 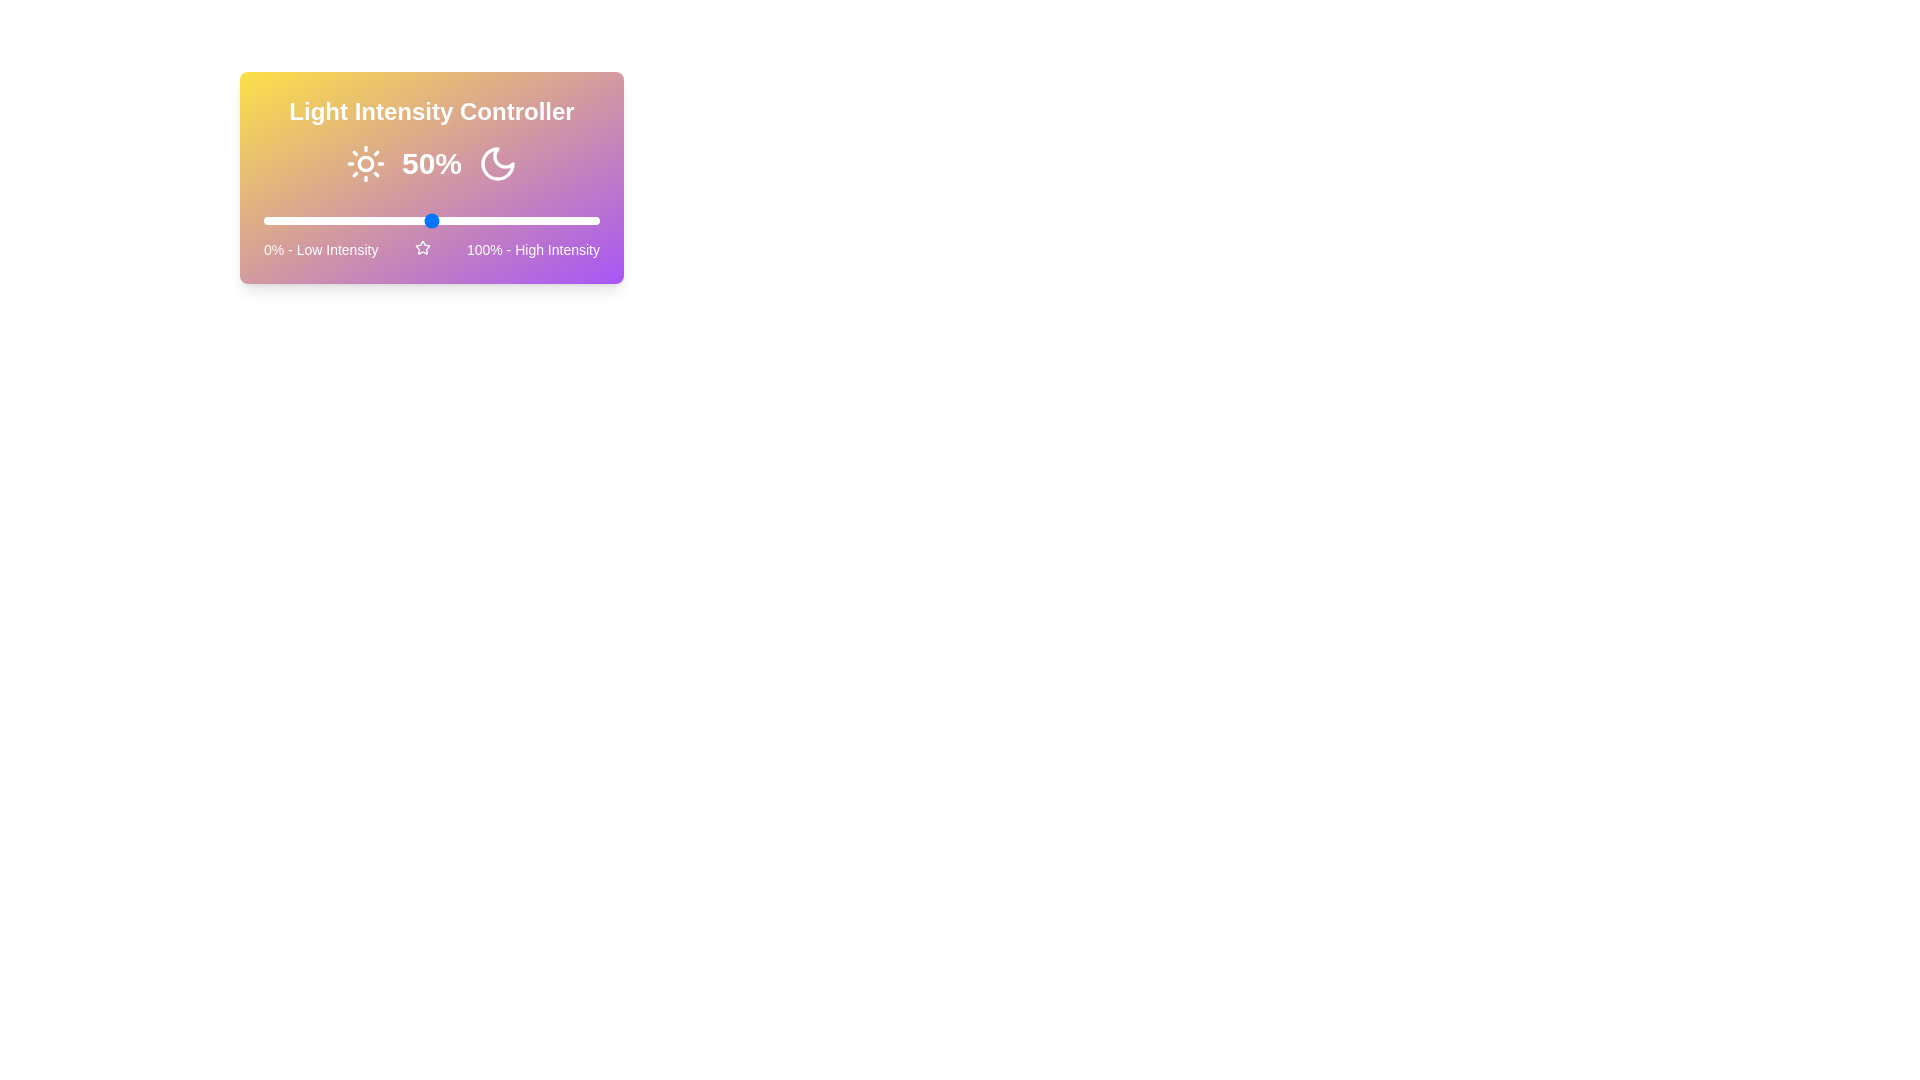 What do you see at coordinates (303, 220) in the screenshot?
I see `the light intensity to 12% using the slider` at bounding box center [303, 220].